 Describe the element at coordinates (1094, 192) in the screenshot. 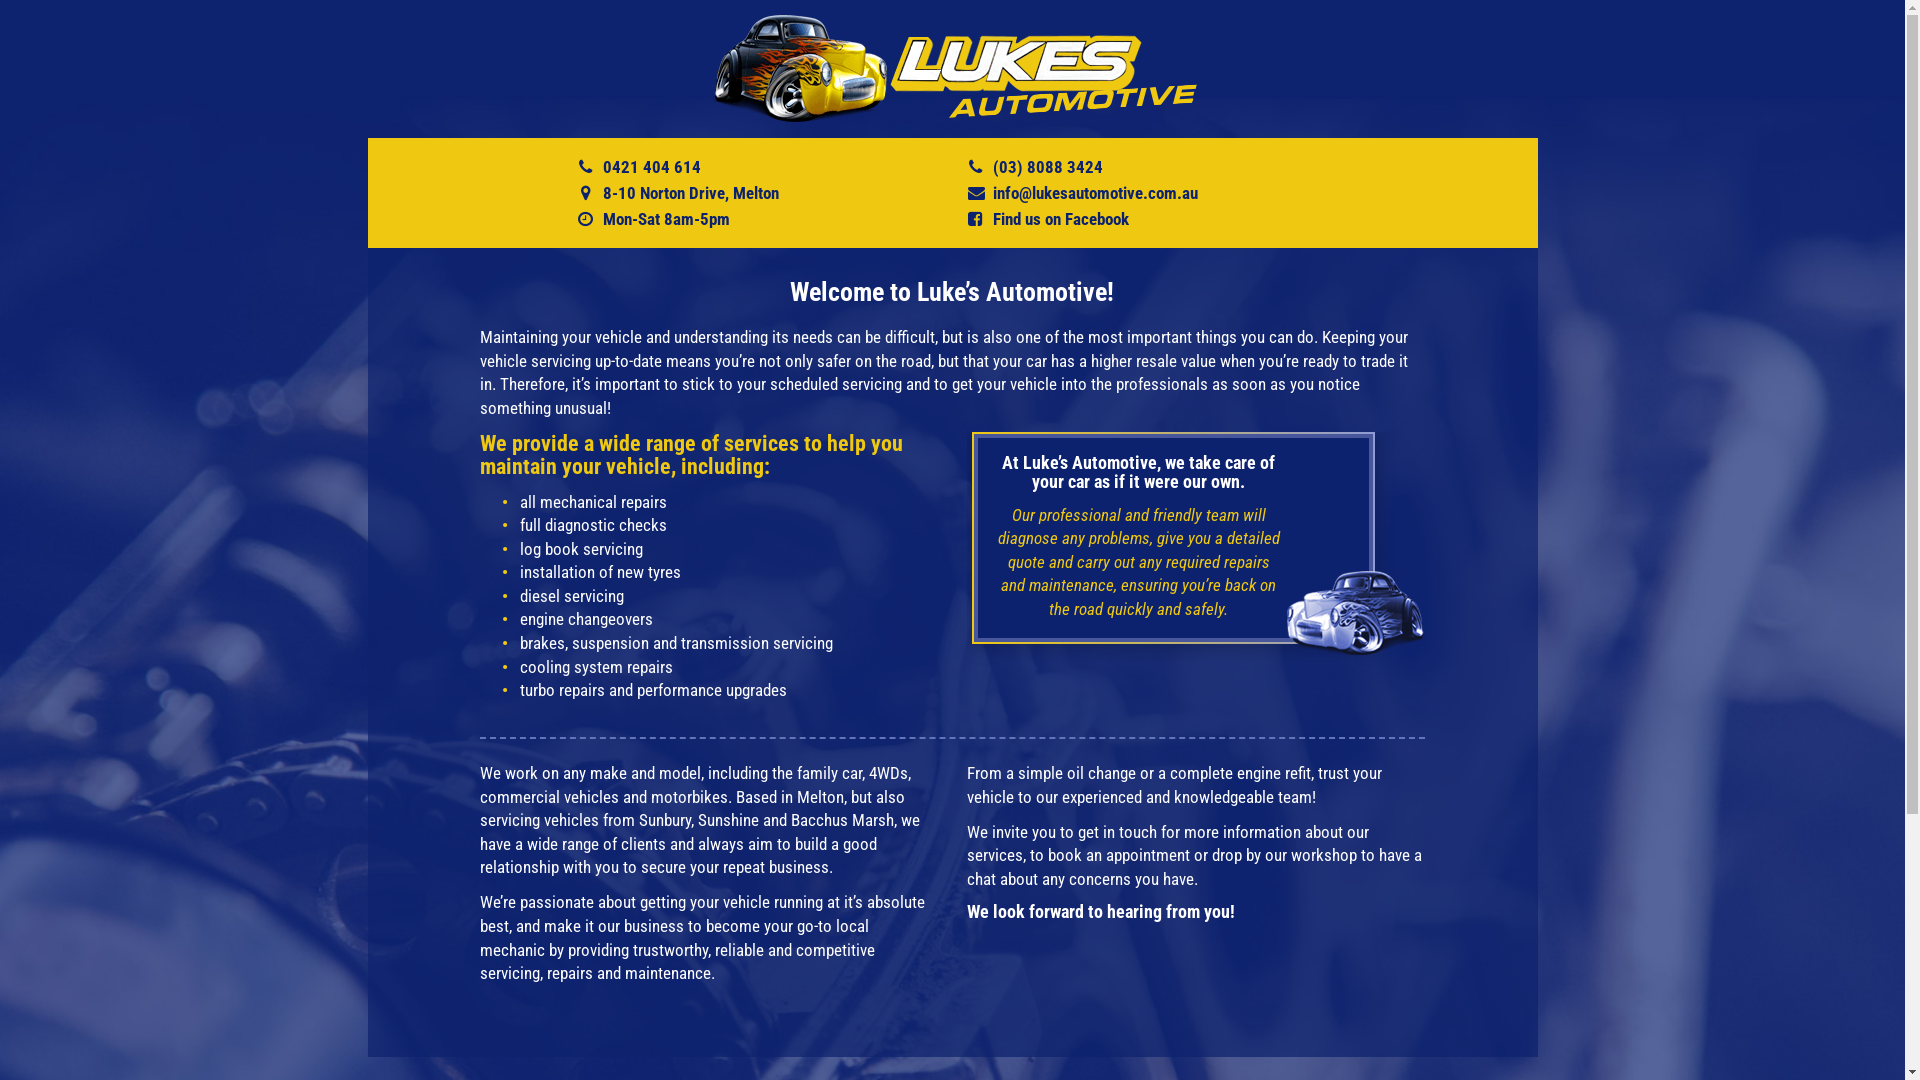

I see `'info@lukesautomotive.com.au'` at that location.